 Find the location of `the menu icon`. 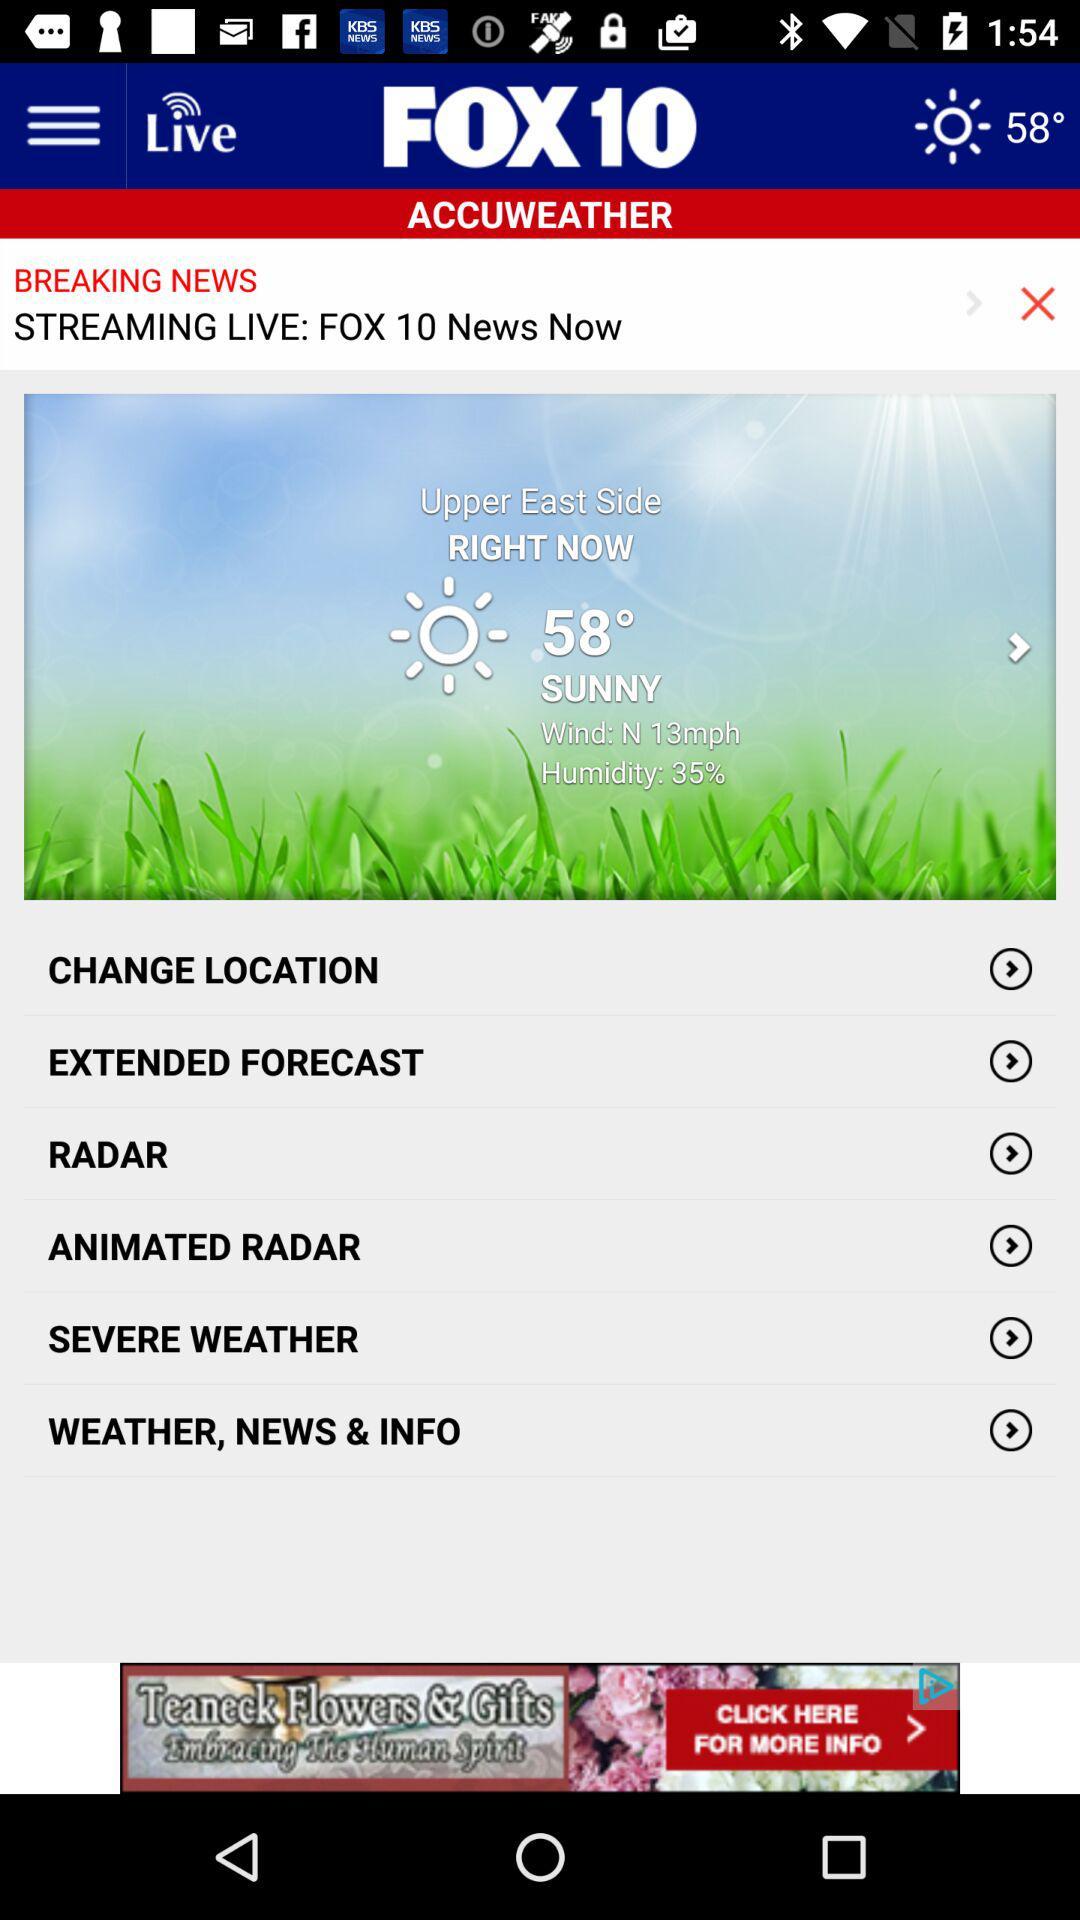

the menu icon is located at coordinates (61, 124).